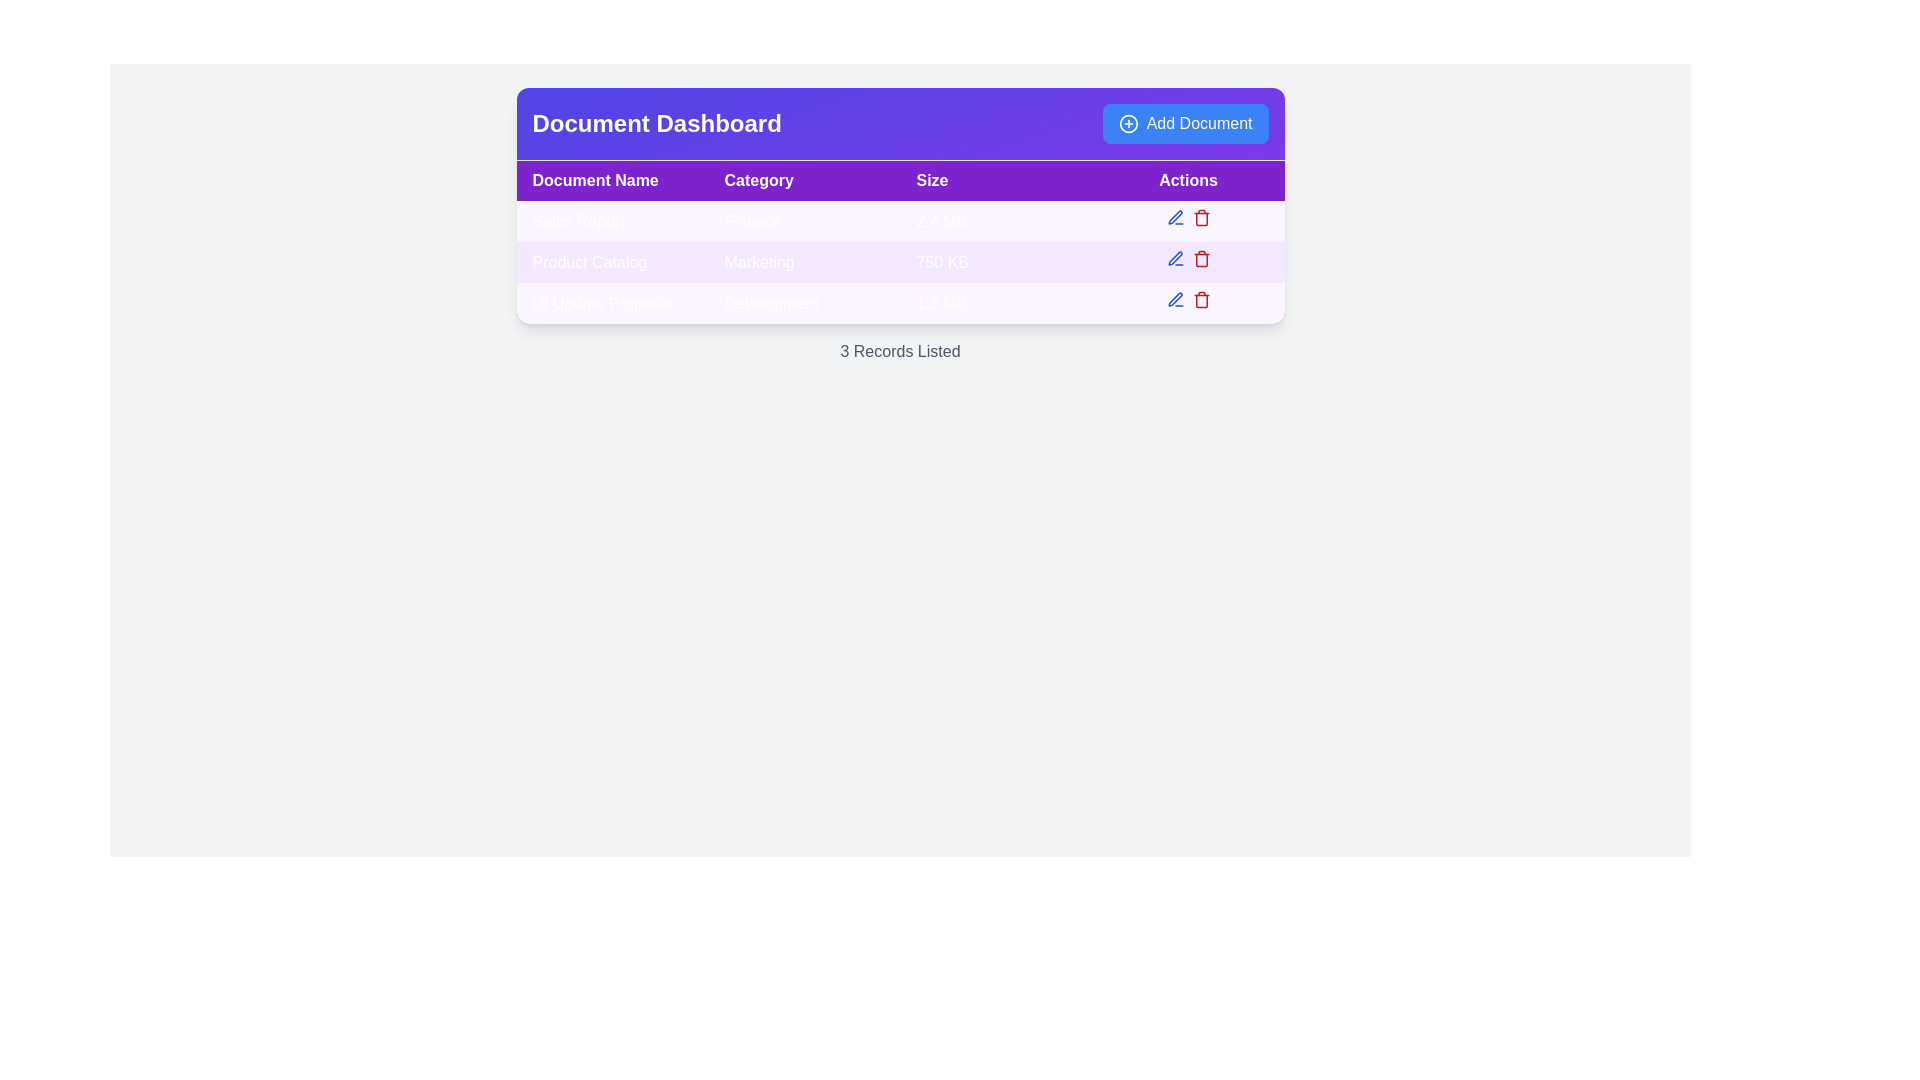  Describe the element at coordinates (1200, 257) in the screenshot. I see `the delete button located in the 'Actions' column of the second row of the table` at that location.